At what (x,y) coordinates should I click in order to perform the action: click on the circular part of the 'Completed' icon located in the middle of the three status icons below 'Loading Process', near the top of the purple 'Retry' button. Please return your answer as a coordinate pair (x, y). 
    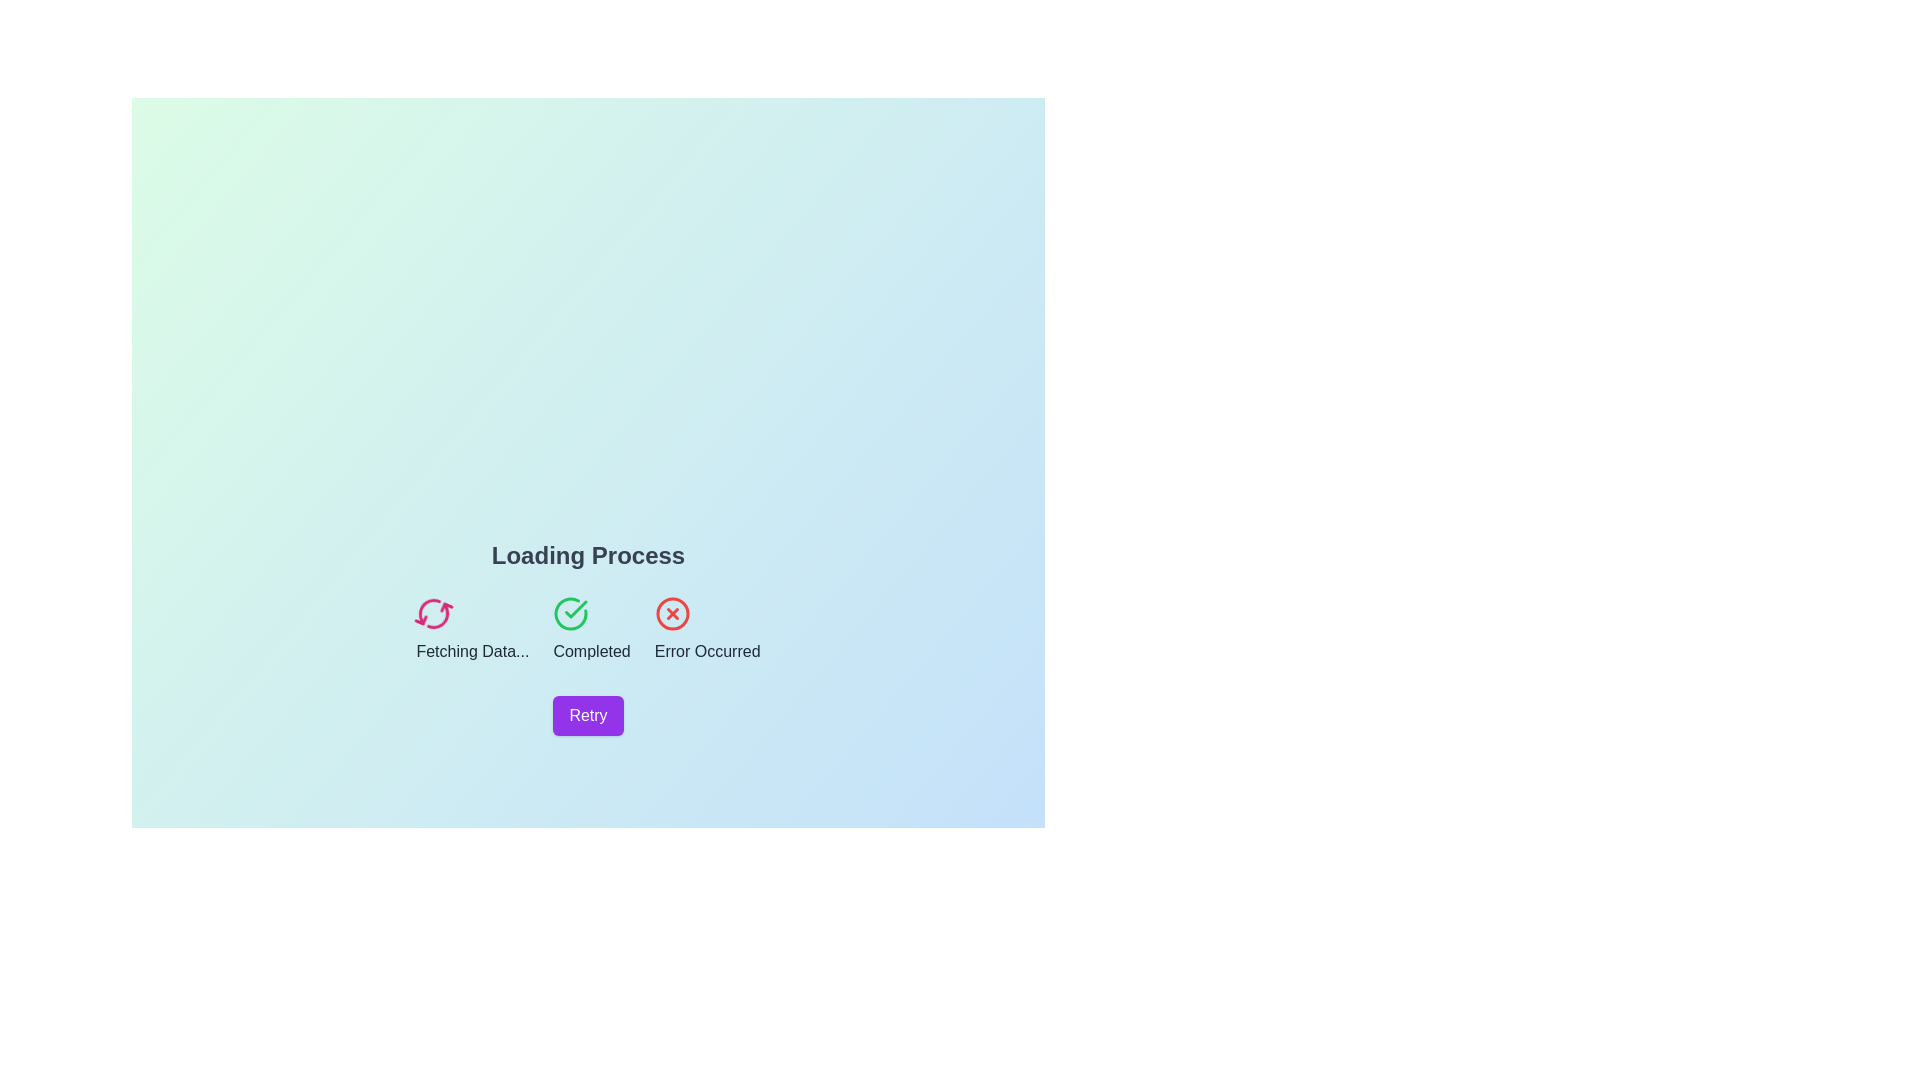
    Looking at the image, I should click on (570, 612).